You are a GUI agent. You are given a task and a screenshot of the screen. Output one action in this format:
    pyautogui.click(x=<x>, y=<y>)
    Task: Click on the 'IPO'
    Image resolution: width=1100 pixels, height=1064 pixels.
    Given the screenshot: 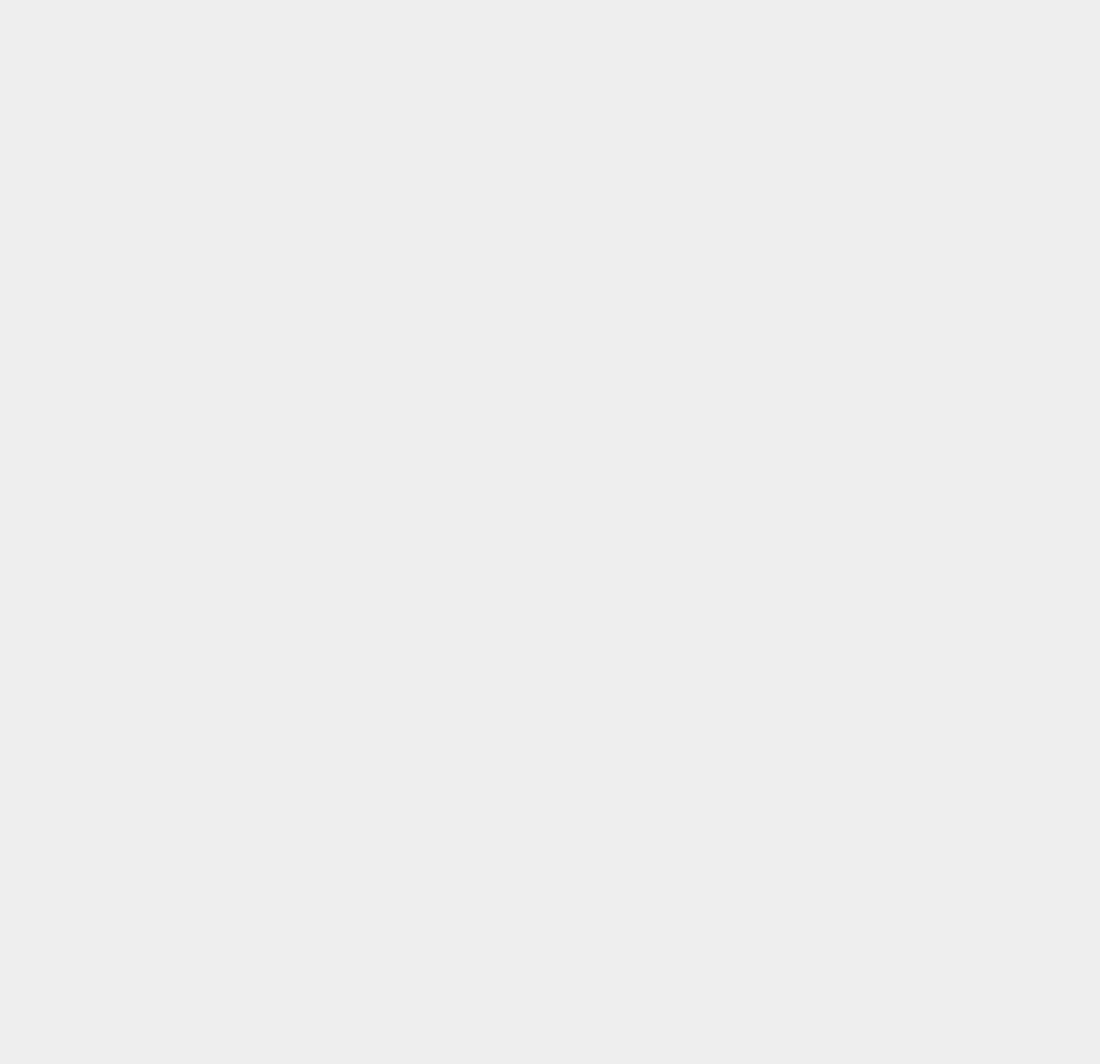 What is the action you would take?
    pyautogui.click(x=778, y=722)
    